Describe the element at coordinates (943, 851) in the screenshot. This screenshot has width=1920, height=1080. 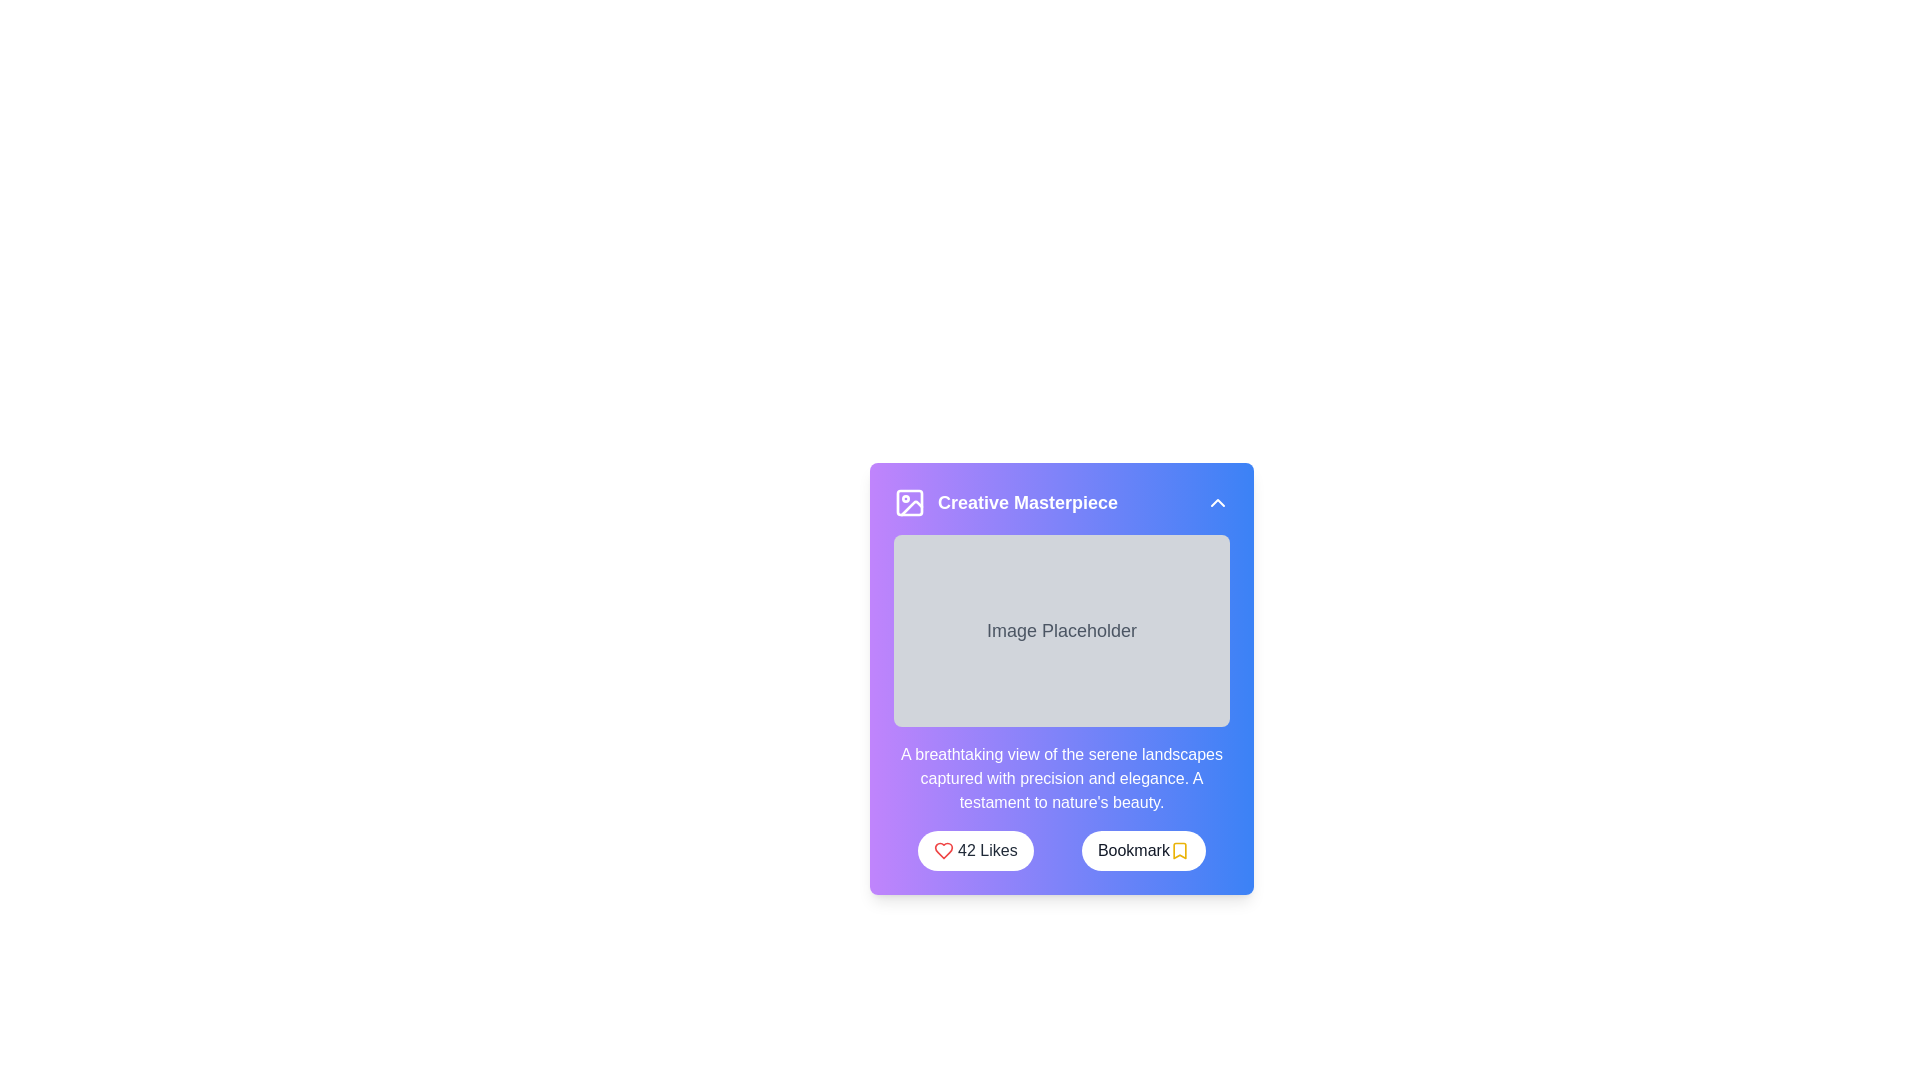
I see `the hollow heart-shaped icon with a red border located` at that location.